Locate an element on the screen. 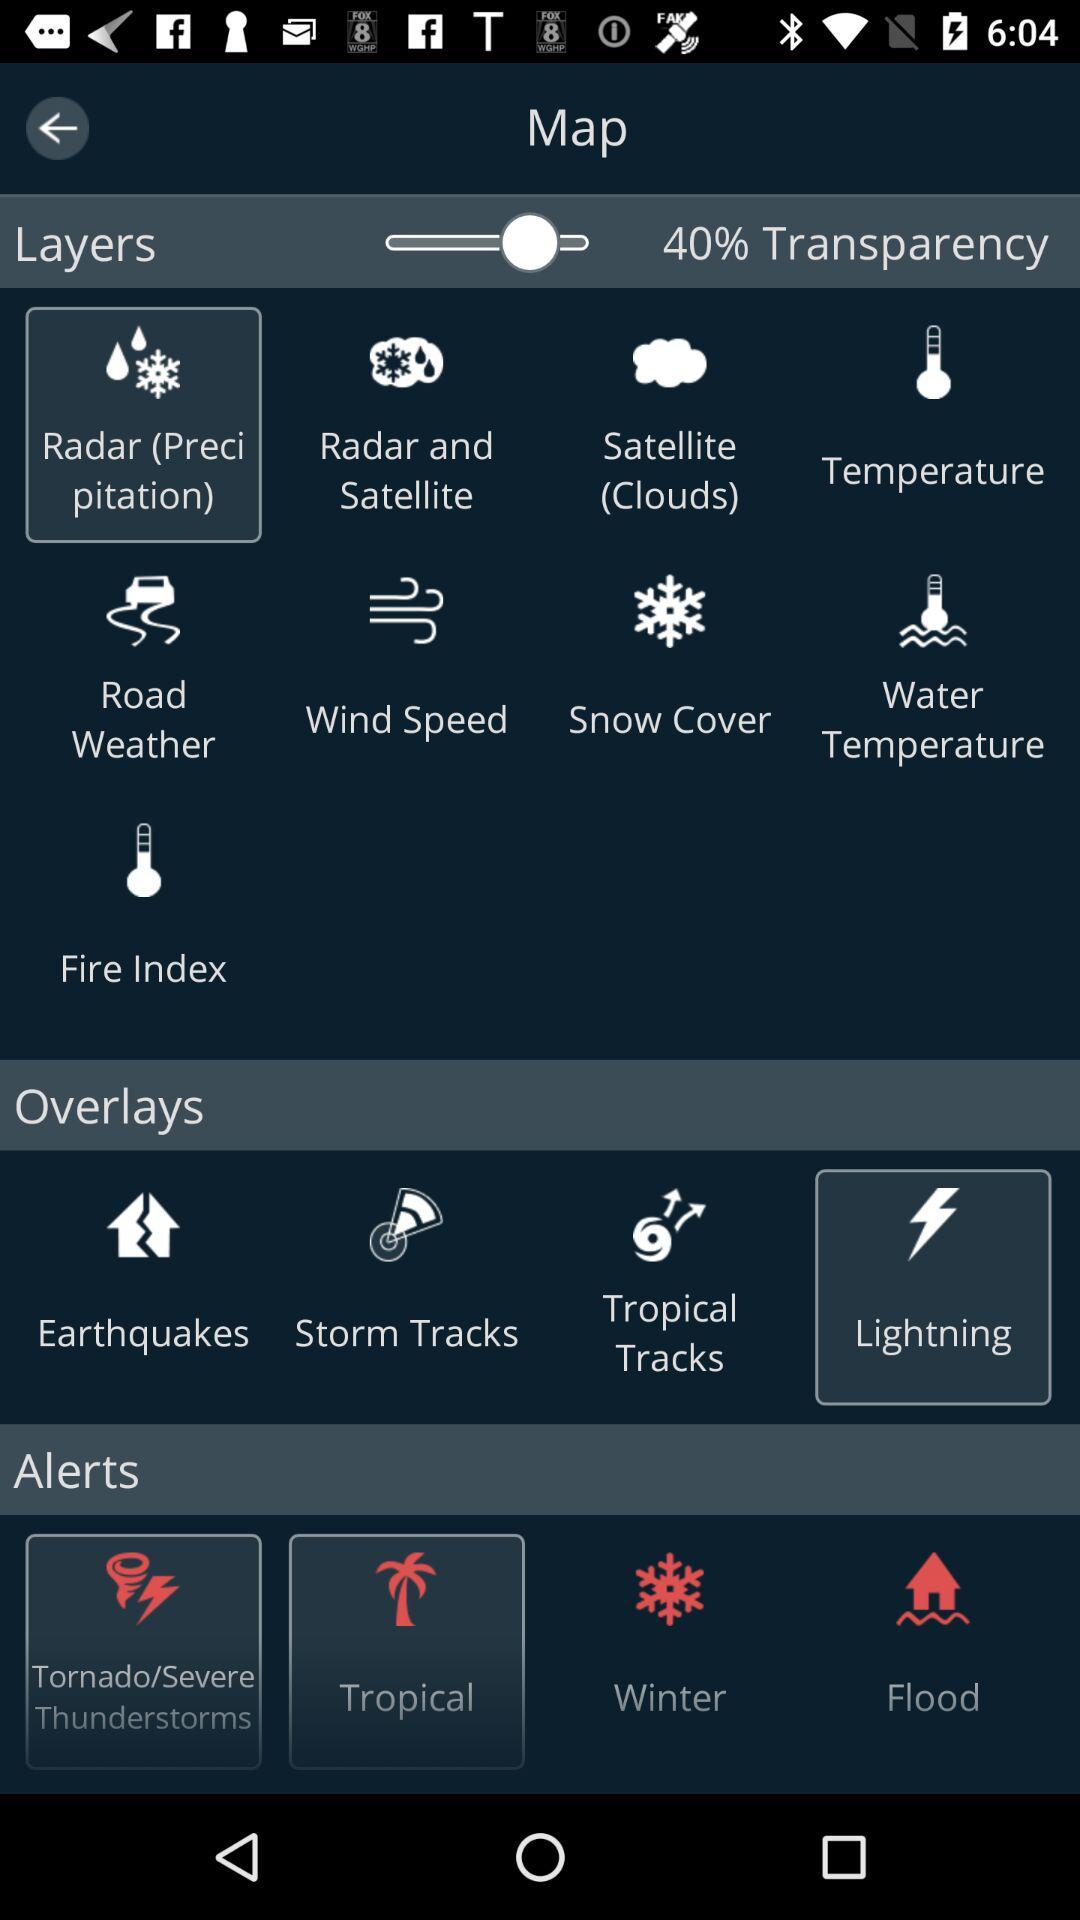 Image resolution: width=1080 pixels, height=1920 pixels. the arrow_backward icon is located at coordinates (56, 127).